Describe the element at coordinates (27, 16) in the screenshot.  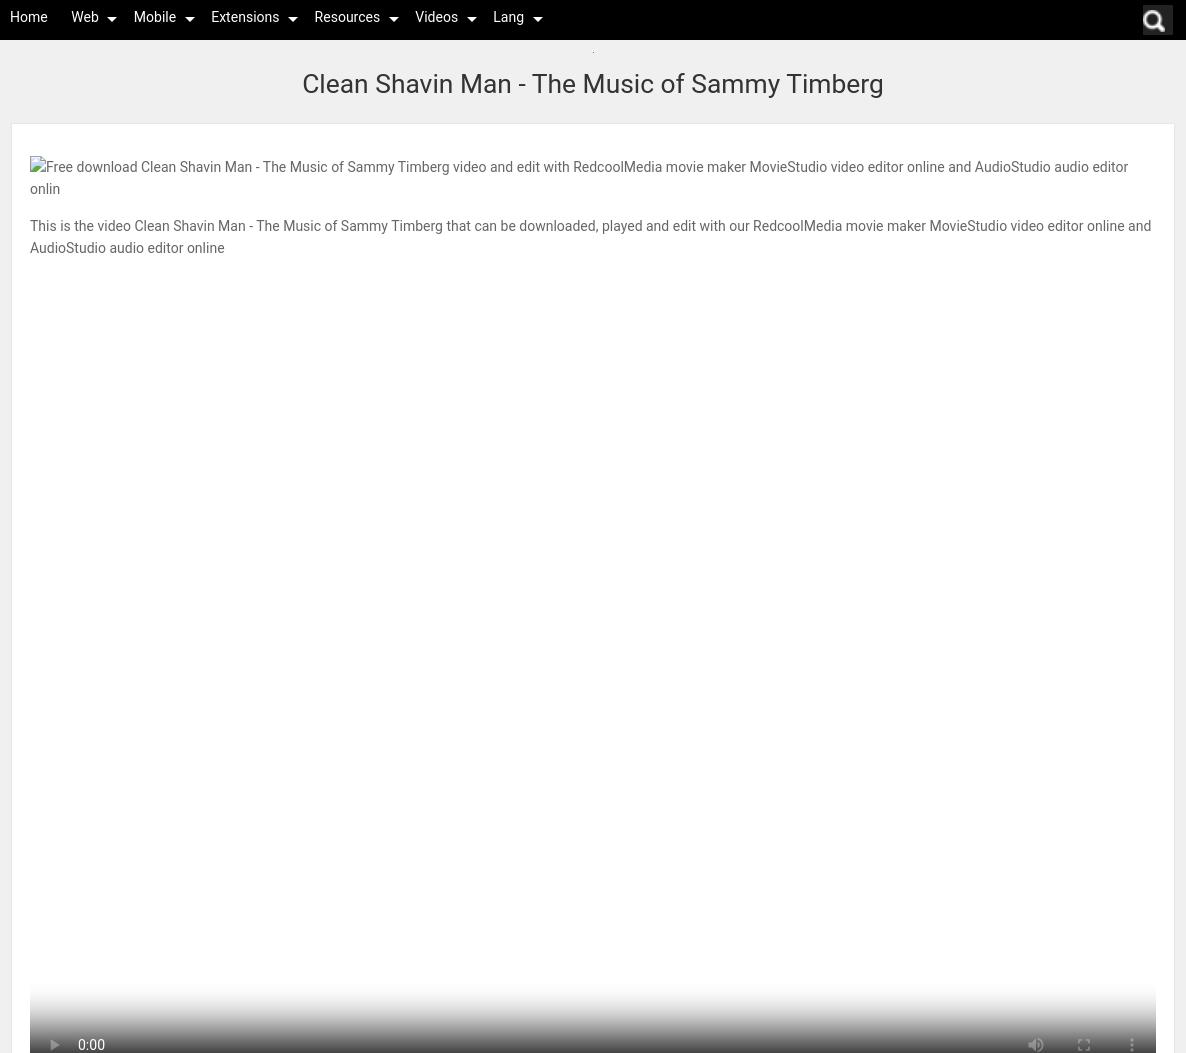
I see `'Home'` at that location.